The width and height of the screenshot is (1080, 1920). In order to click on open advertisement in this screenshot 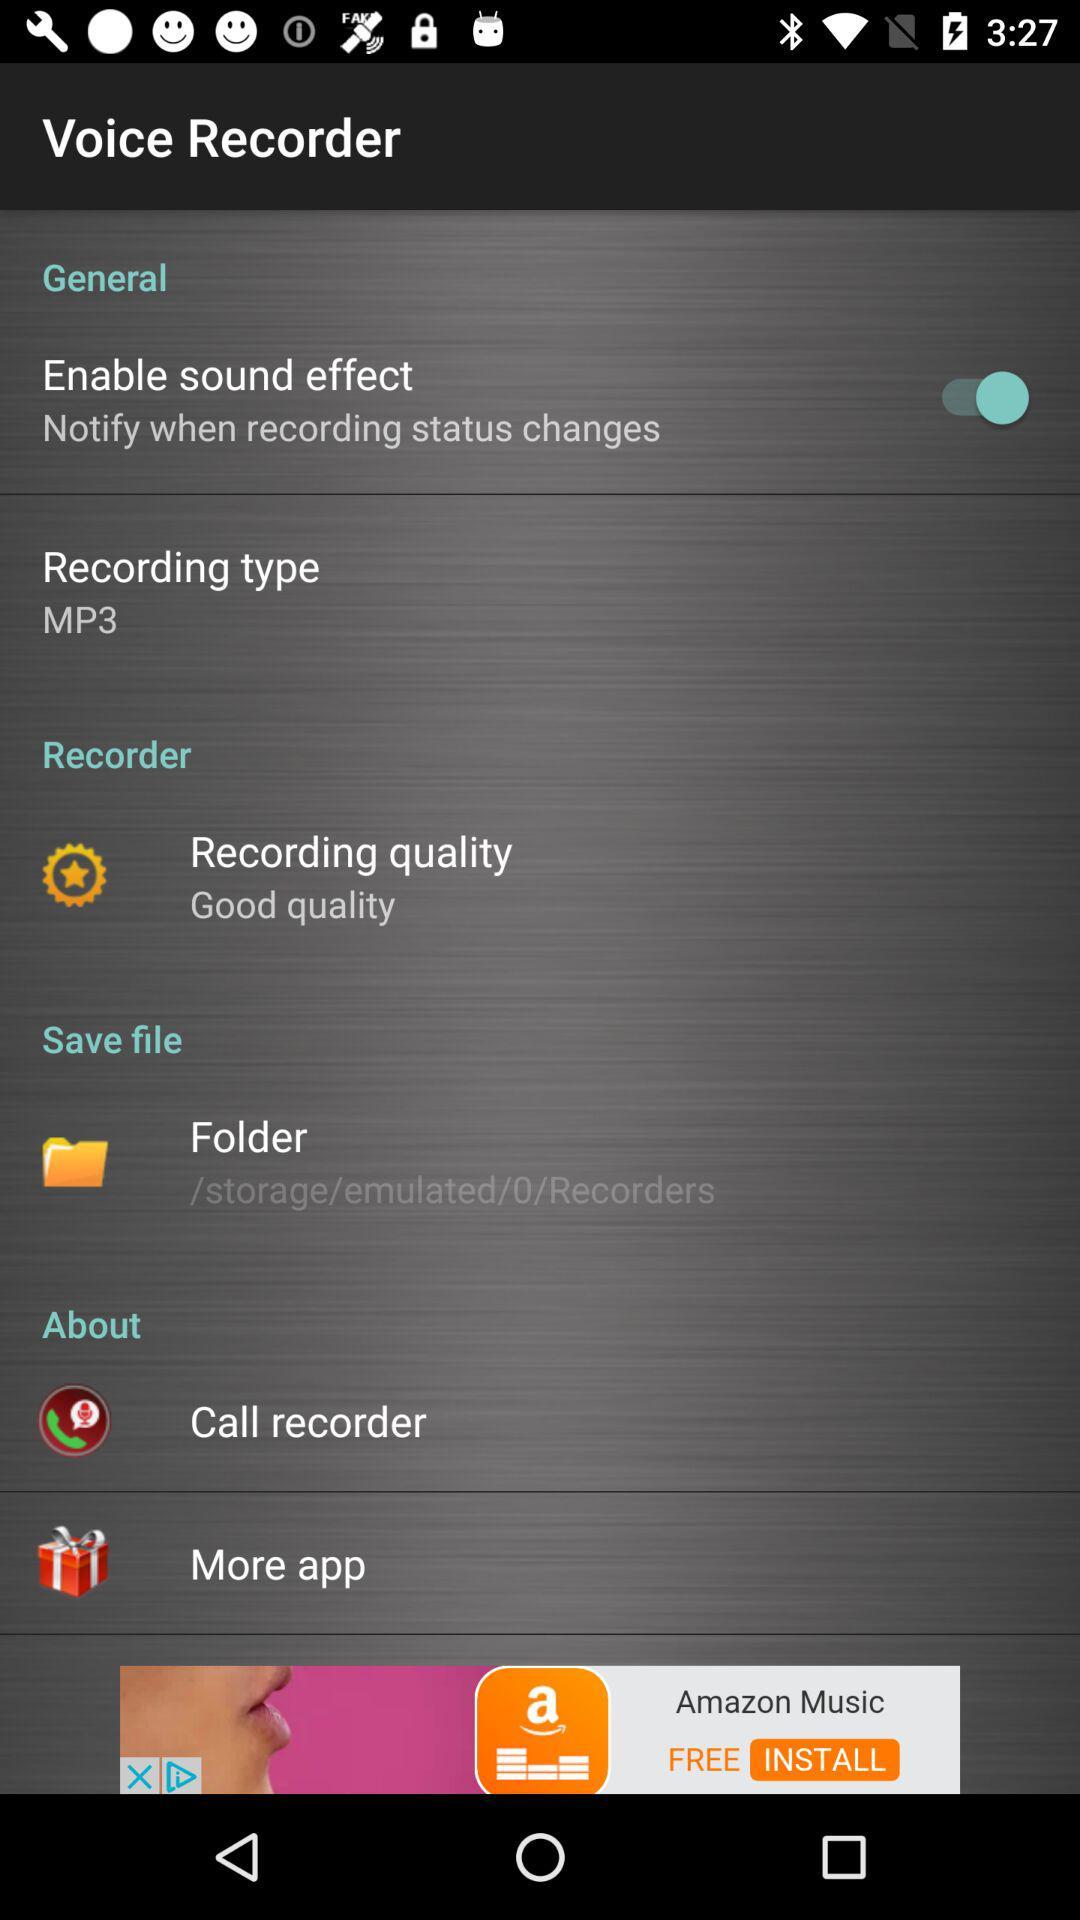, I will do `click(540, 1727)`.